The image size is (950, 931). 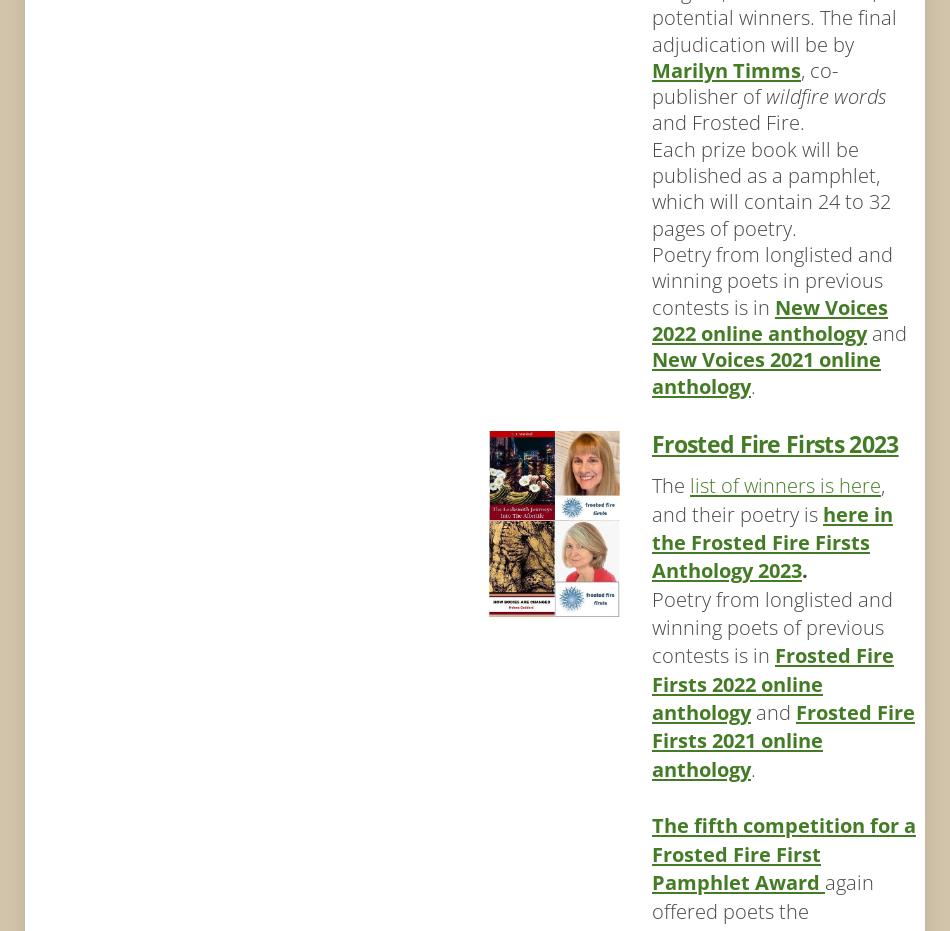 I want to click on 'Poetry from longlisted and winning poets in previous contests is in', so click(x=651, y=279).